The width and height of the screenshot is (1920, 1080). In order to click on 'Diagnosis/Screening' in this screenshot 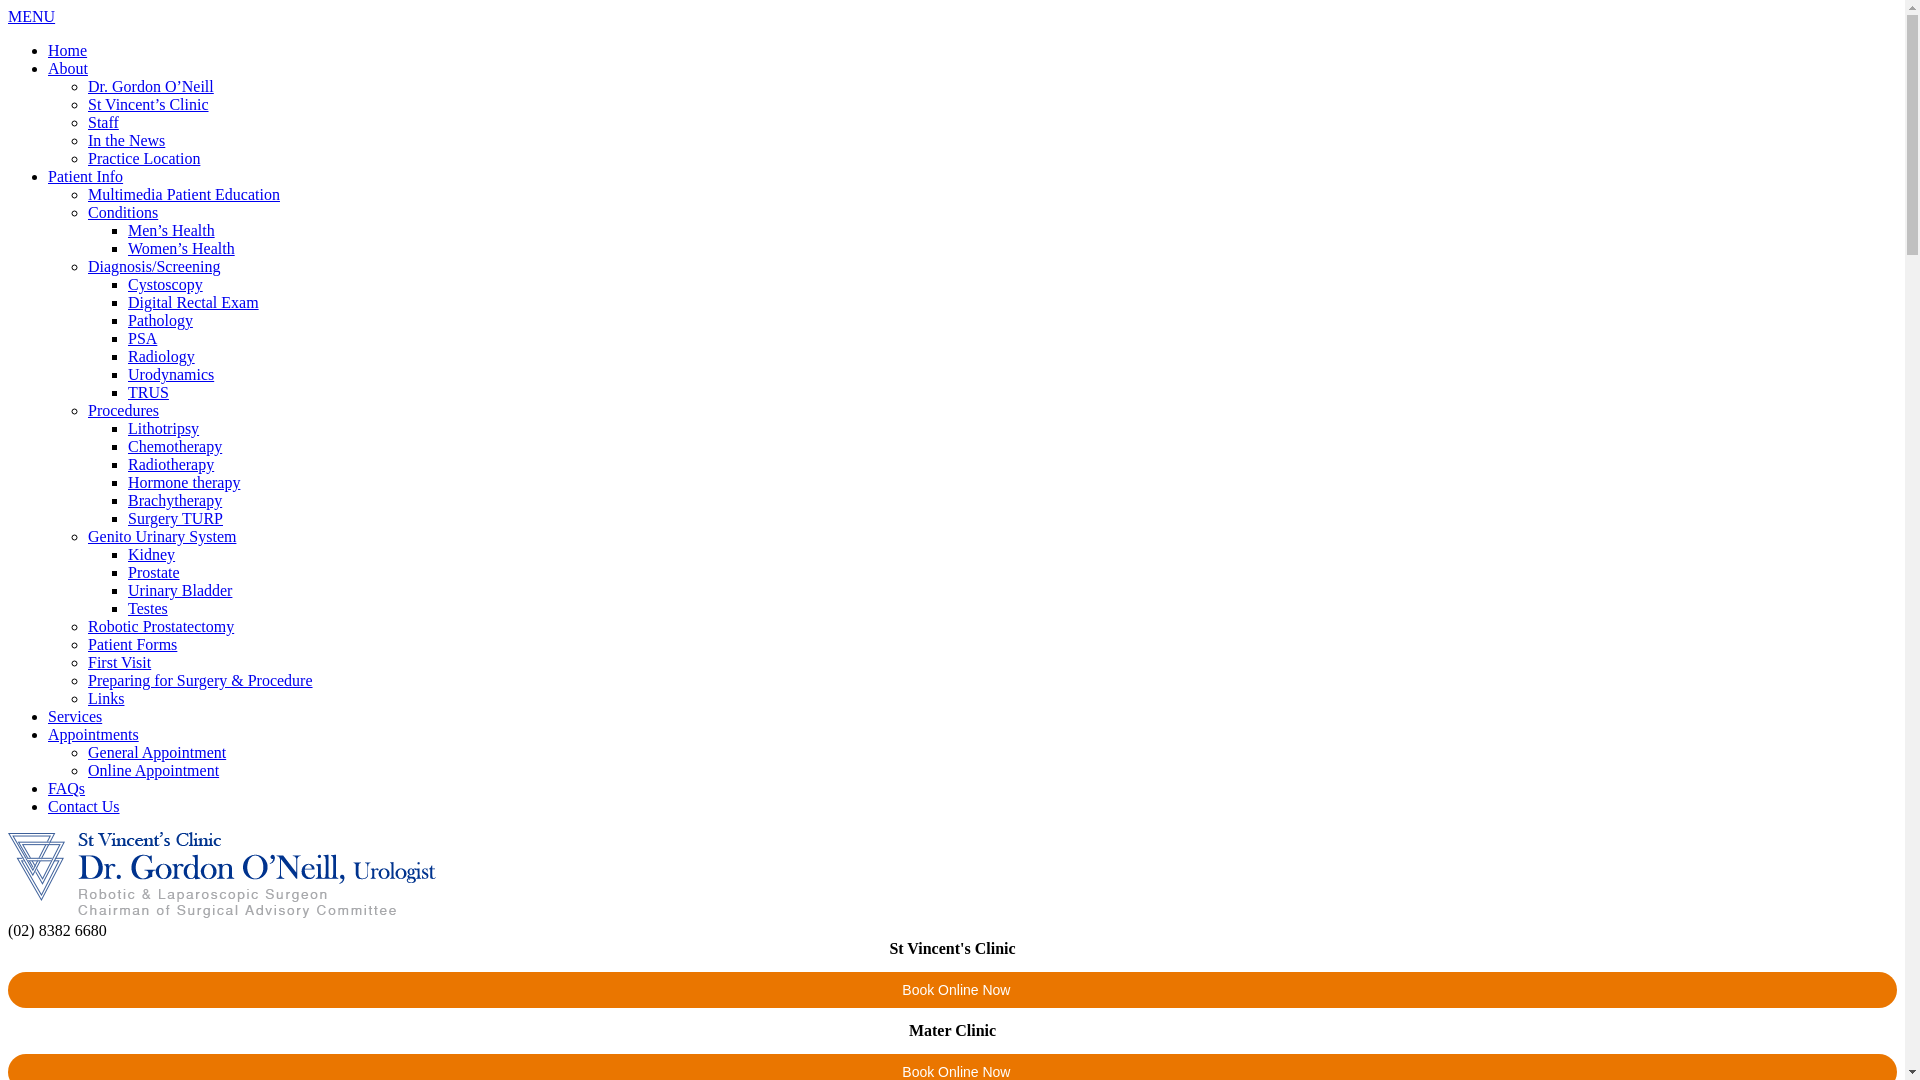, I will do `click(152, 265)`.